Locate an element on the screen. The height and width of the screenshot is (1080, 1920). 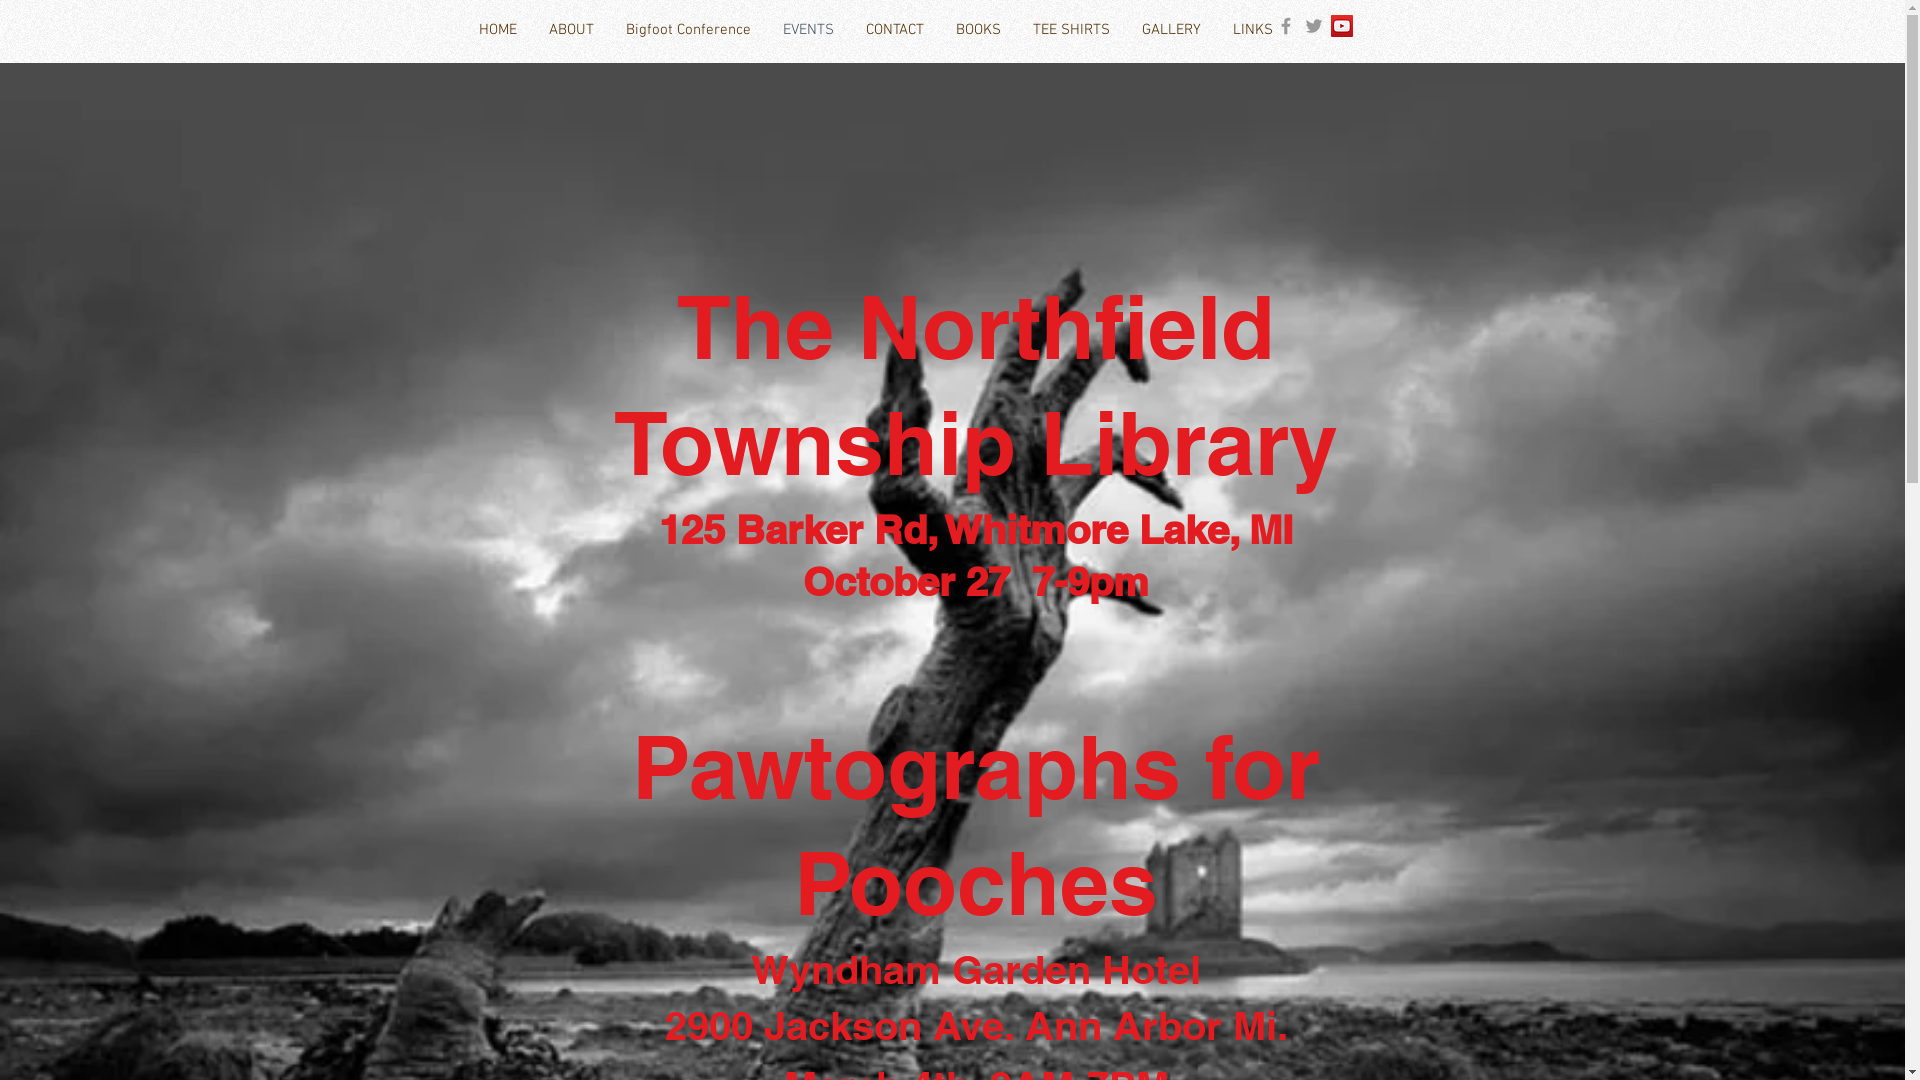
'LINKS' is located at coordinates (1251, 30).